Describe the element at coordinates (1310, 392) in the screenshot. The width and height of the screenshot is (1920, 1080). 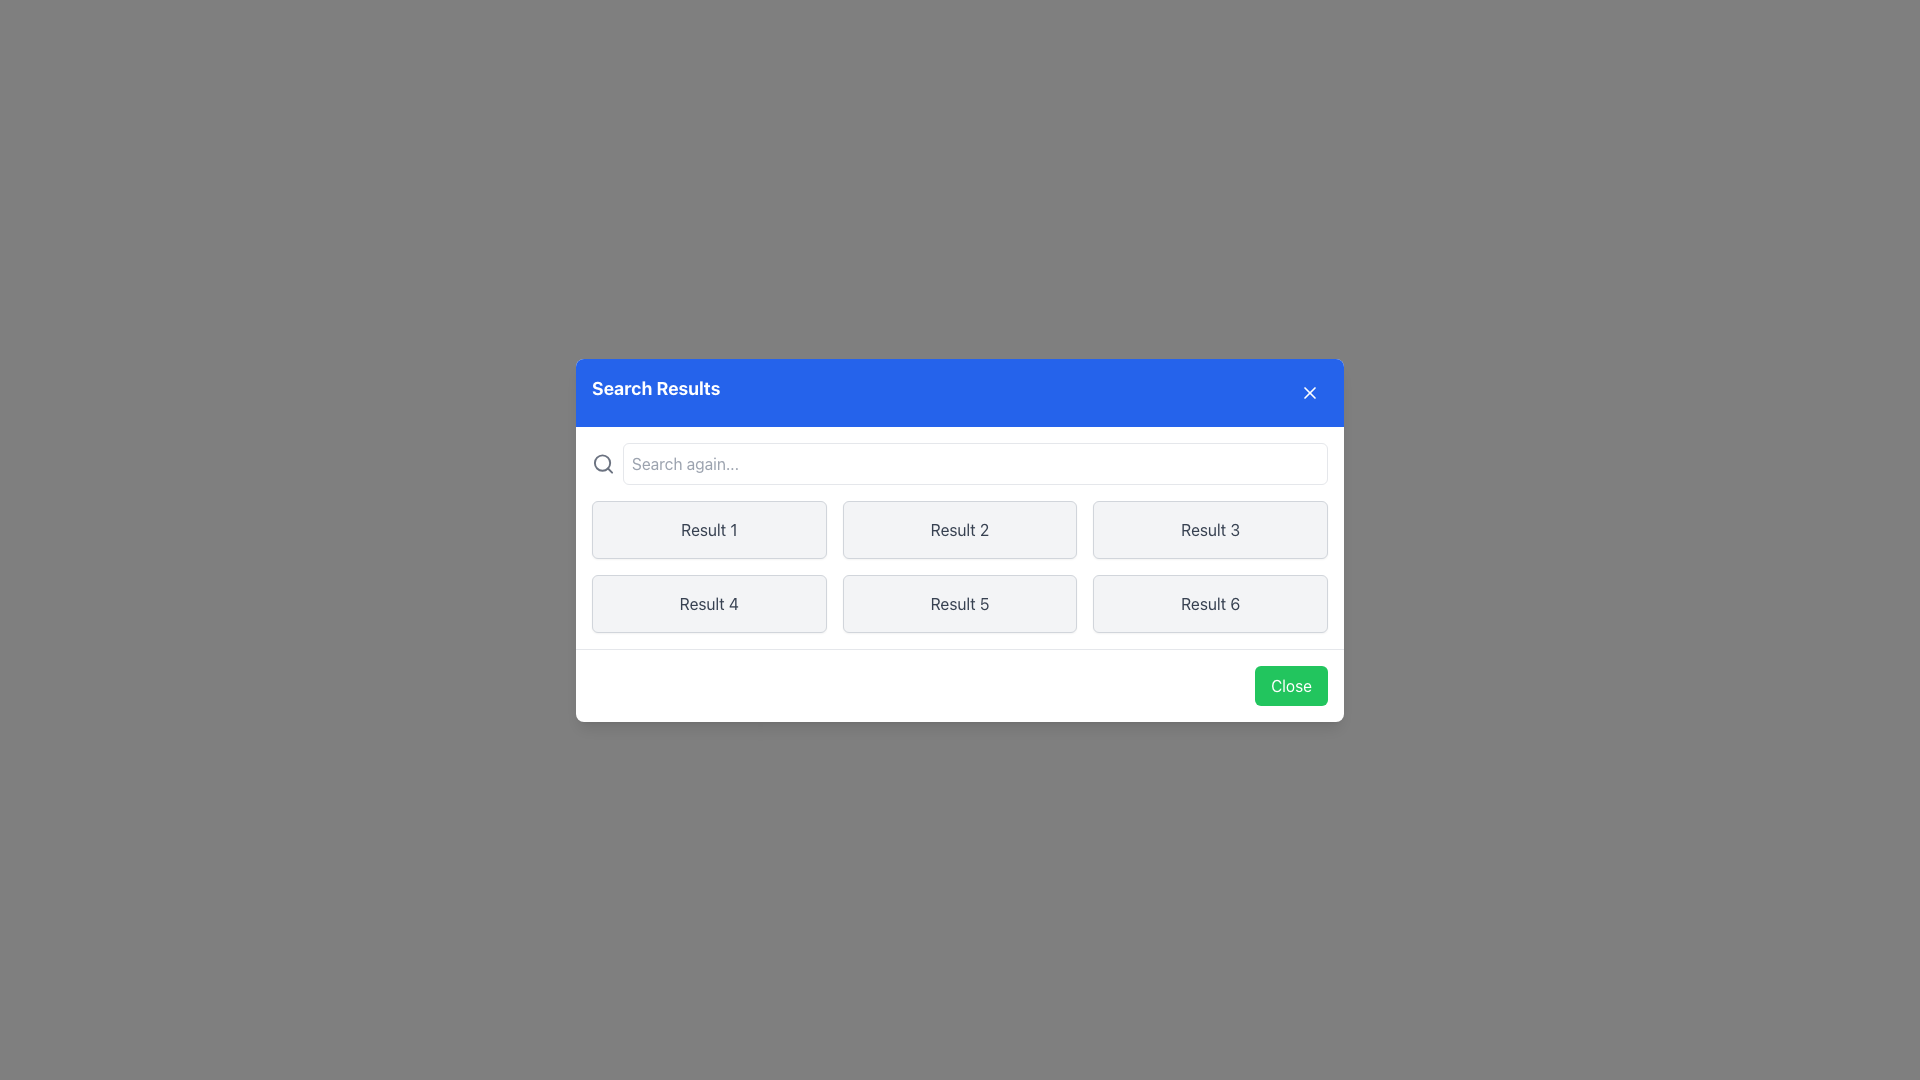
I see `the close button located on the far-right side of the blue header bar labeled 'Search Results'` at that location.